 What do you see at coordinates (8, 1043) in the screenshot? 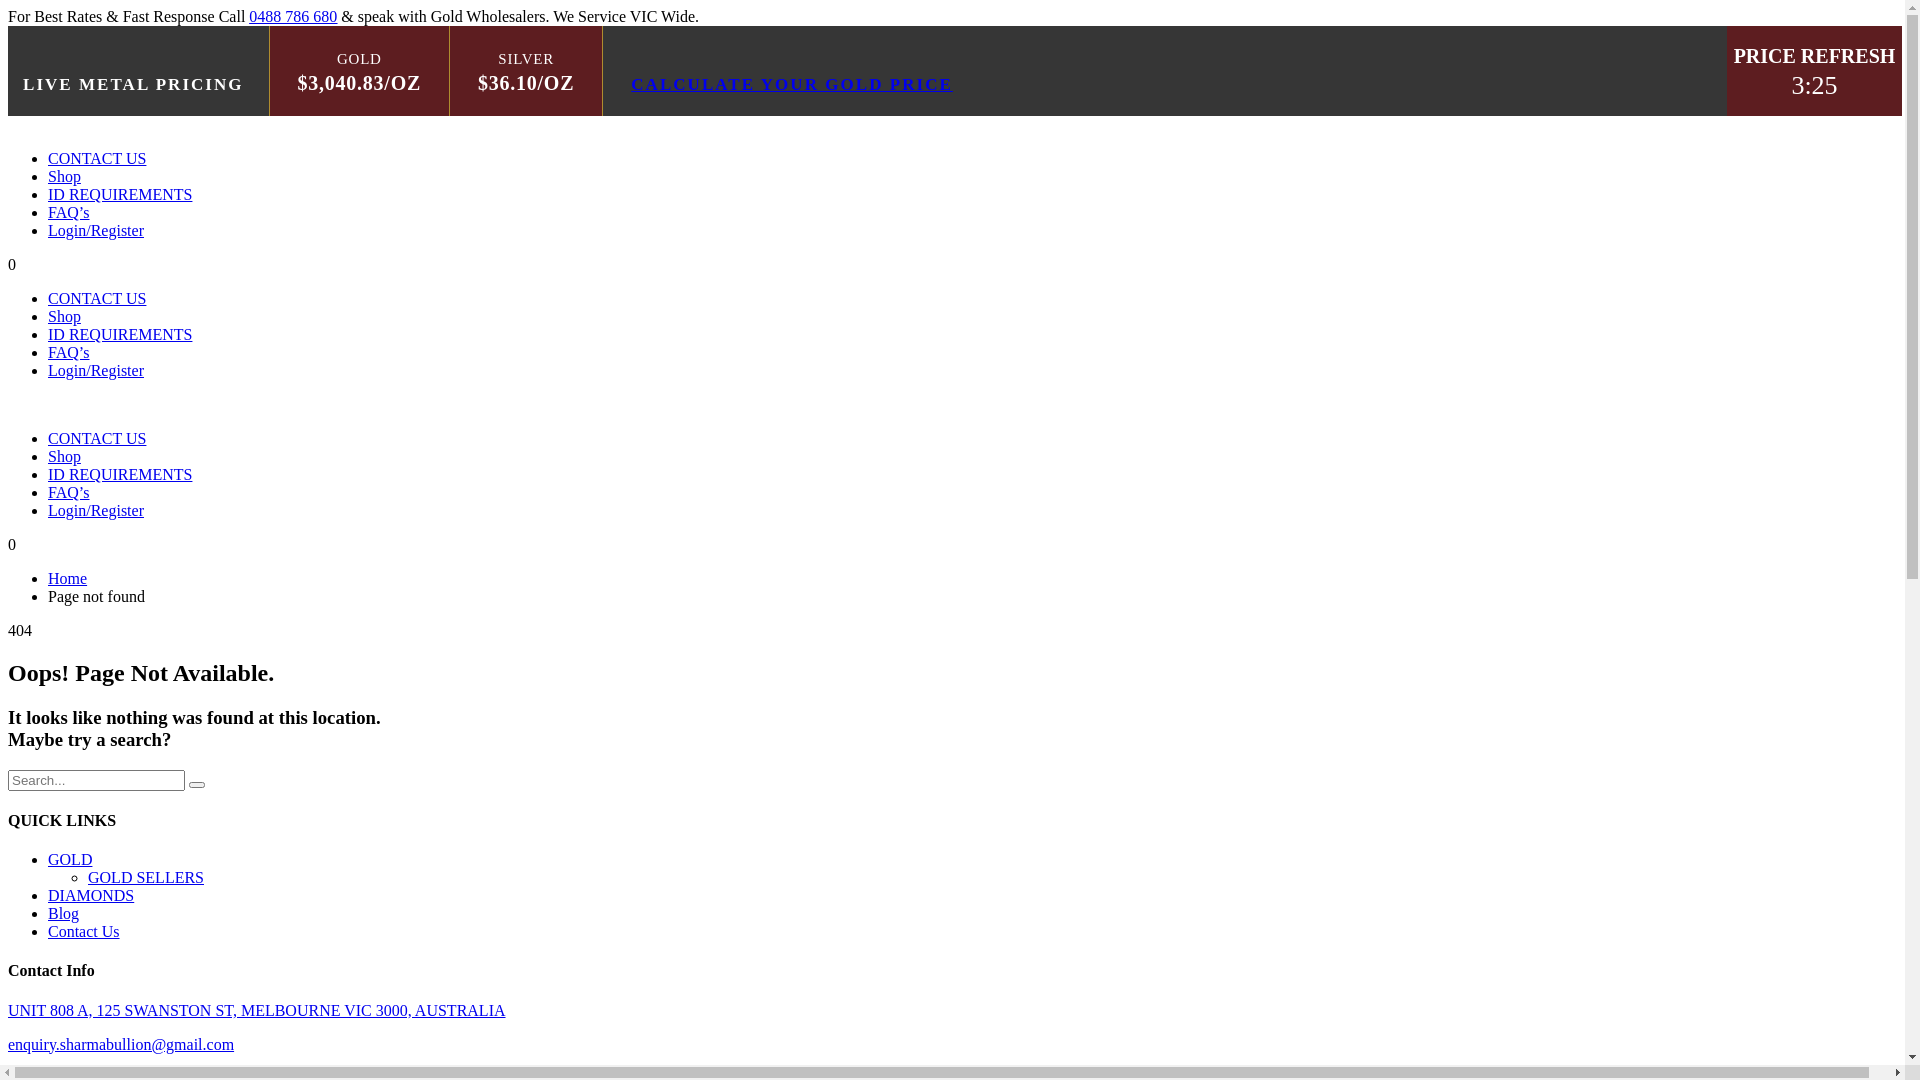
I see `'enquiry.sharmabullion@gmail.com'` at bounding box center [8, 1043].